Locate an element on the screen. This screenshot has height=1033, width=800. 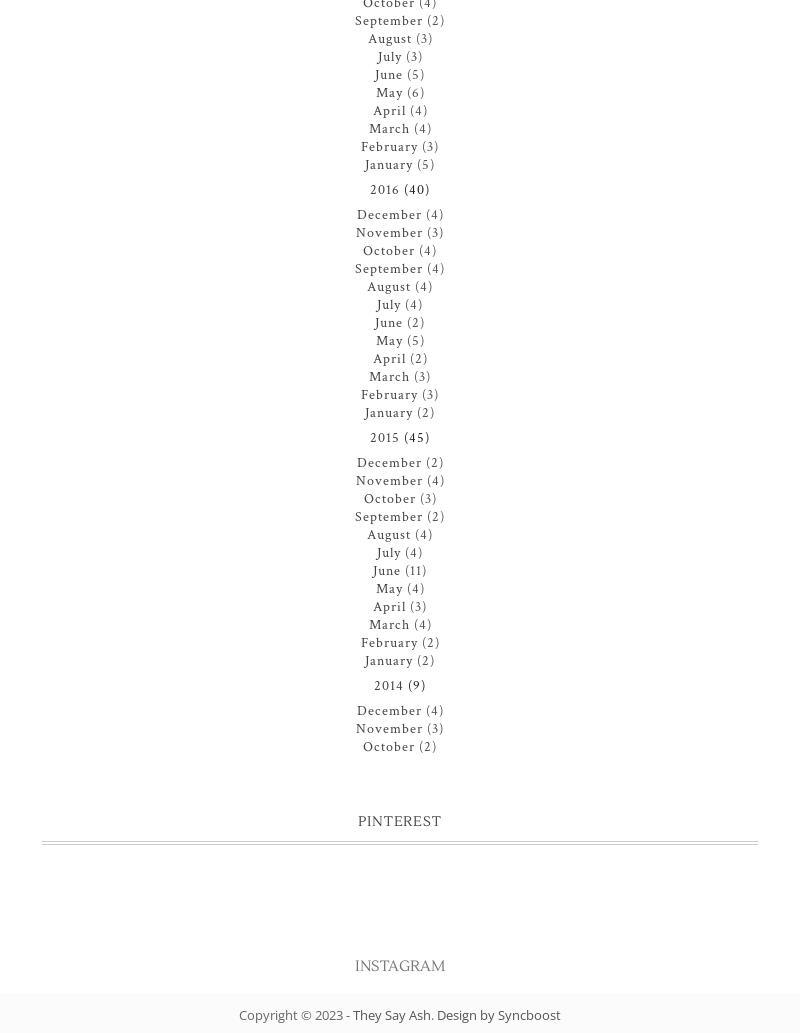
'2014' is located at coordinates (388, 685).